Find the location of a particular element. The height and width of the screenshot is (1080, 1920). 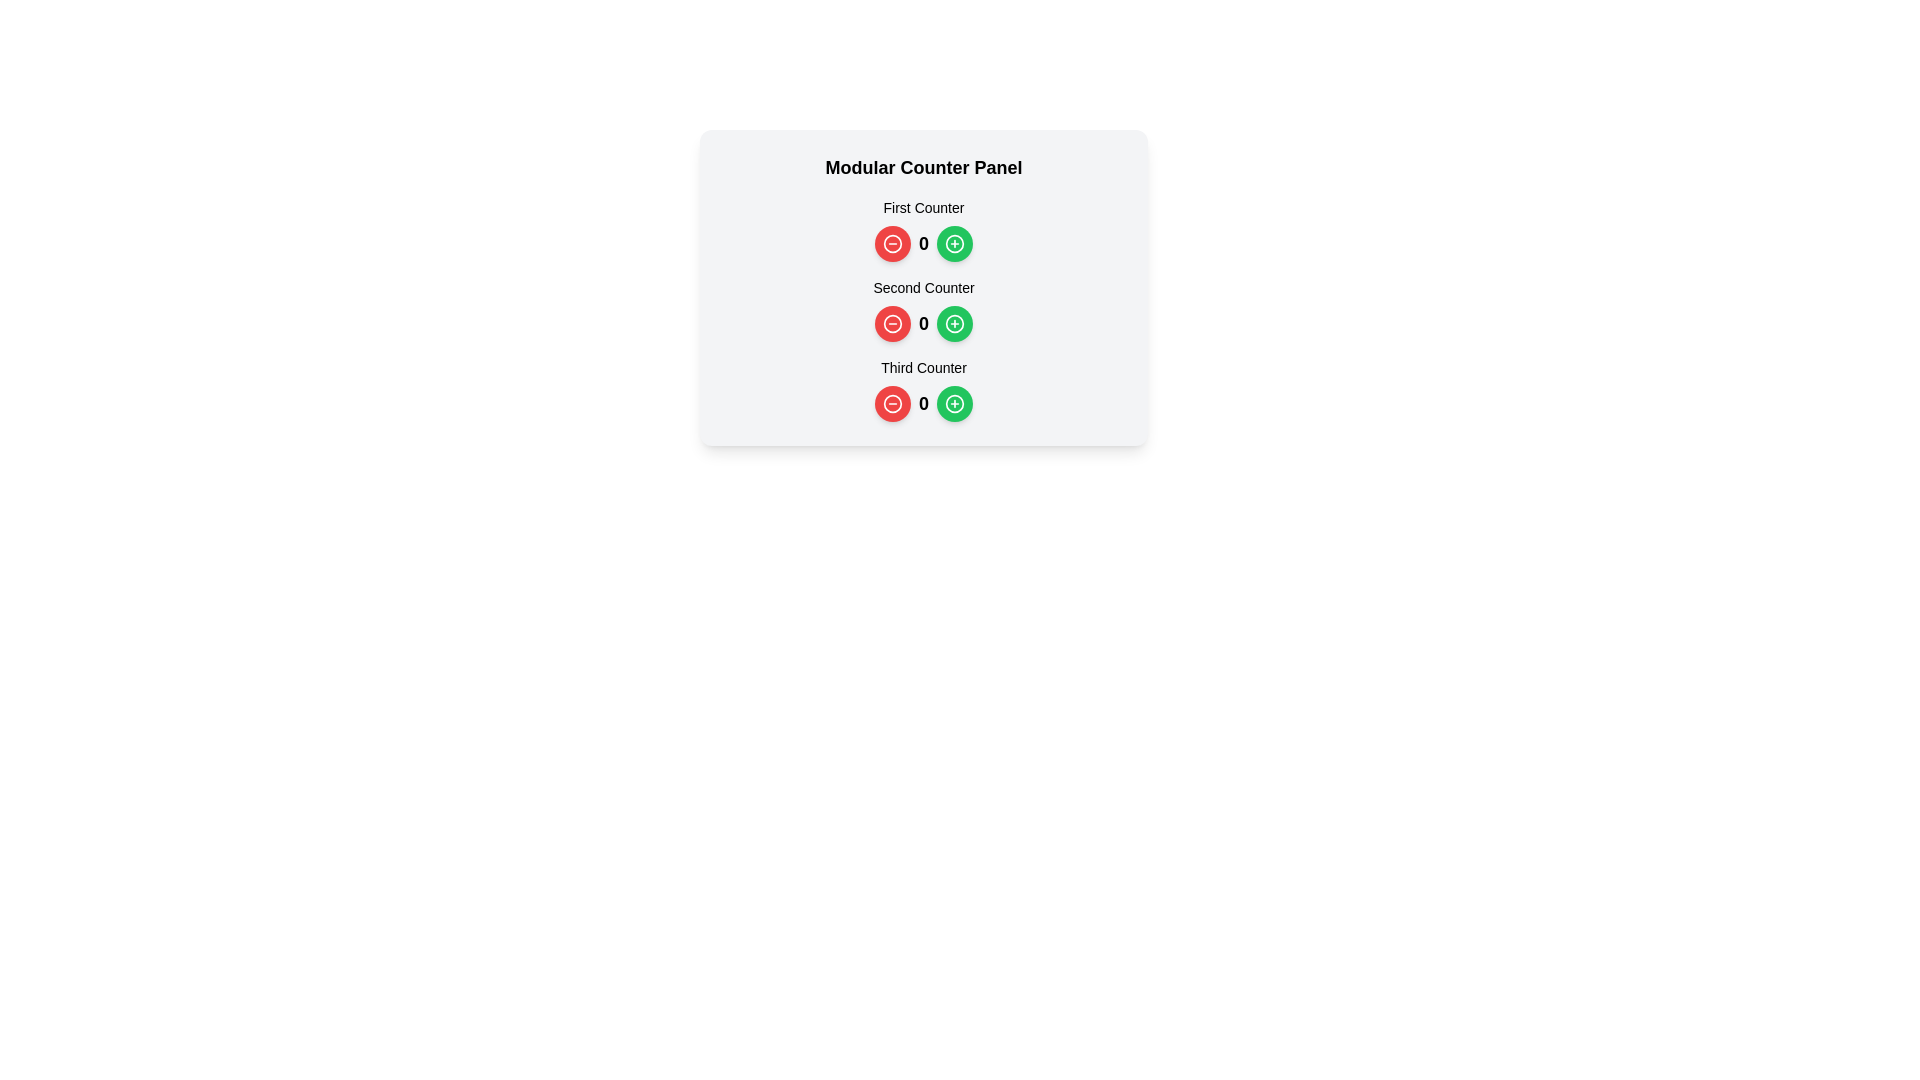

the text label displaying the number '0', which is bold and larger than surrounding text, positioned between the red minus button and the green plus button of the second counter is located at coordinates (922, 323).